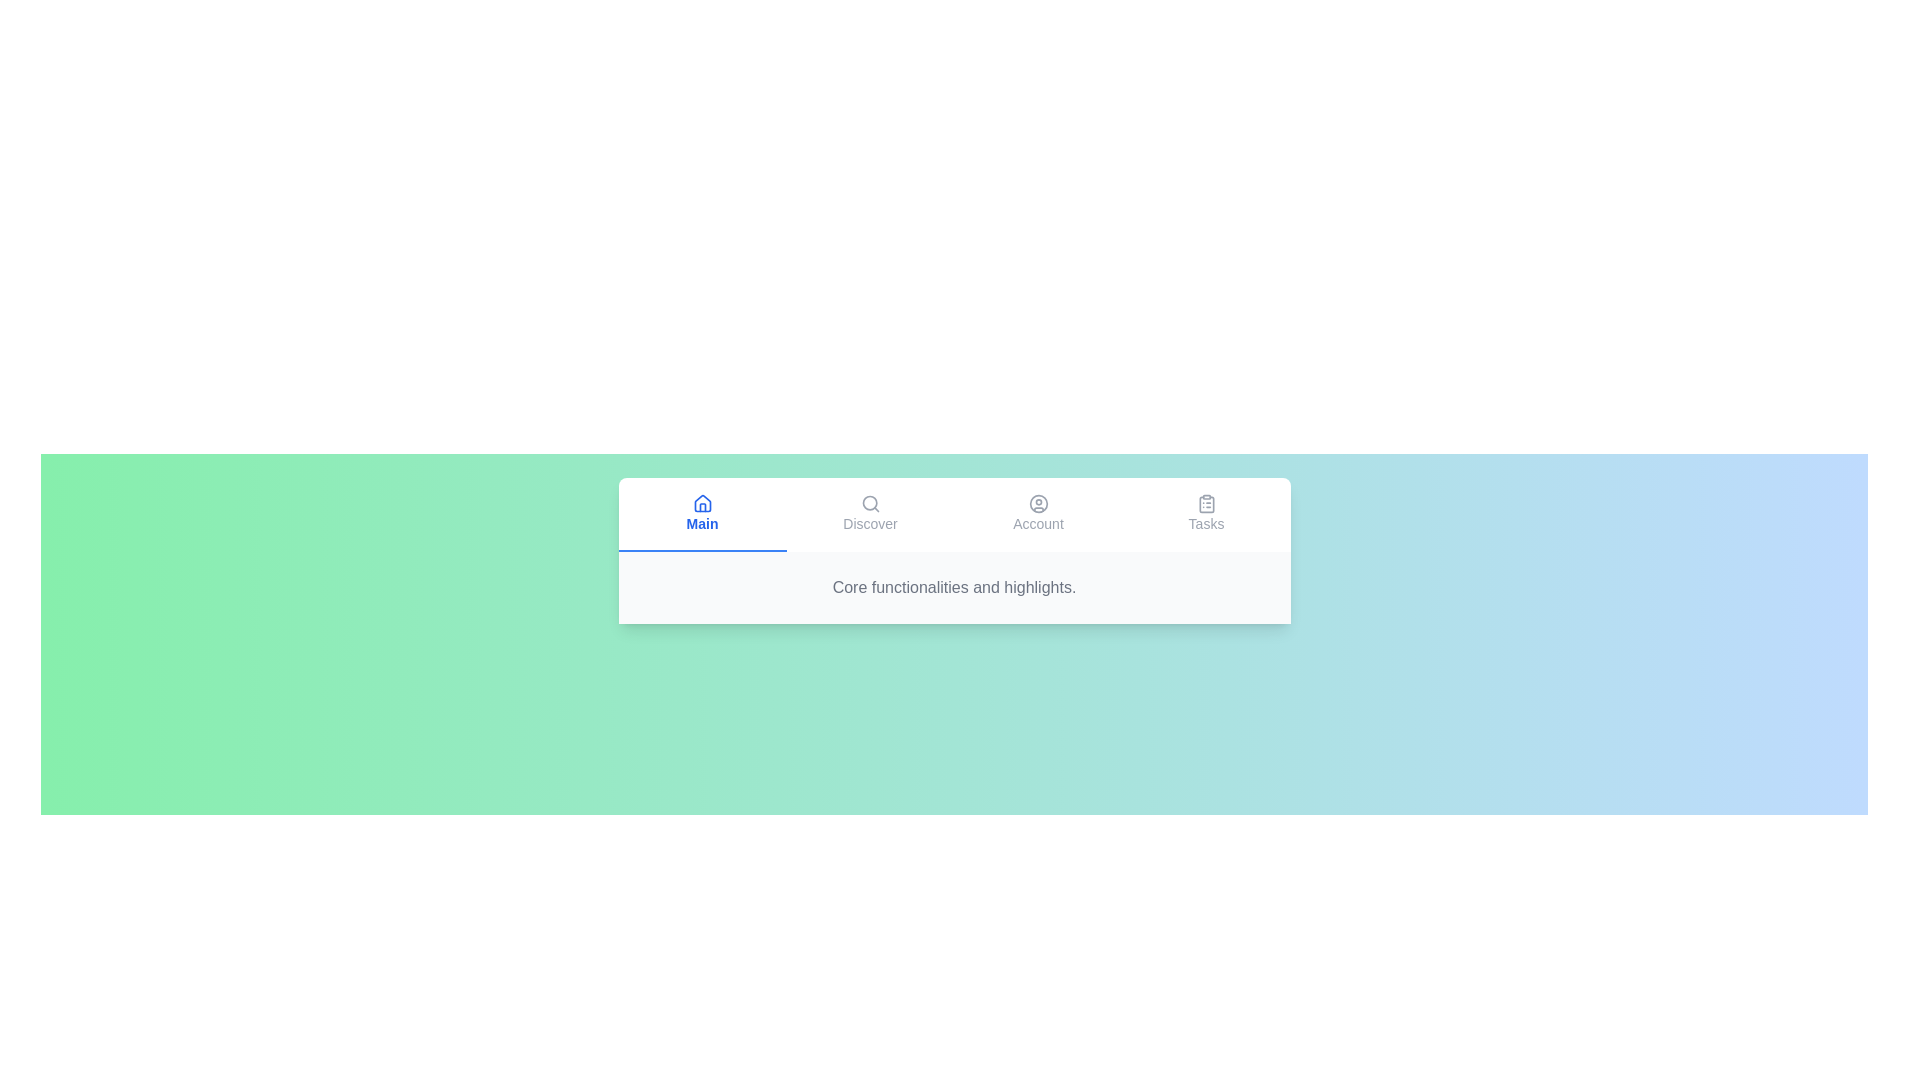 The image size is (1920, 1080). Describe the element at coordinates (1205, 514) in the screenshot. I see `the Tasks tab to switch to it` at that location.